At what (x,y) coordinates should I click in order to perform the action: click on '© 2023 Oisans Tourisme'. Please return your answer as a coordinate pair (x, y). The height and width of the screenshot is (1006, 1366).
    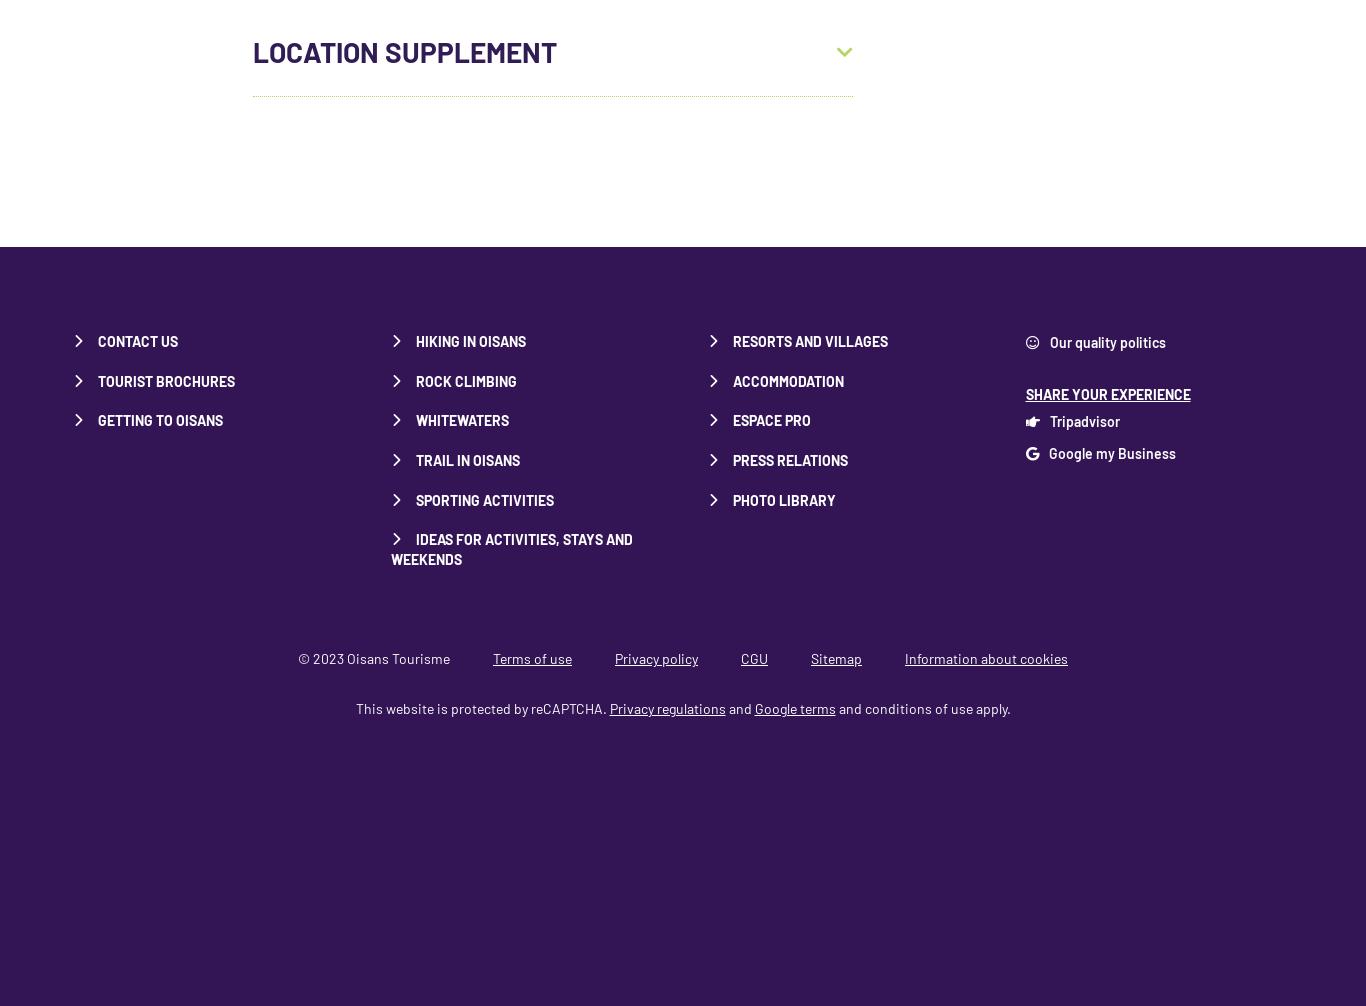
    Looking at the image, I should click on (373, 658).